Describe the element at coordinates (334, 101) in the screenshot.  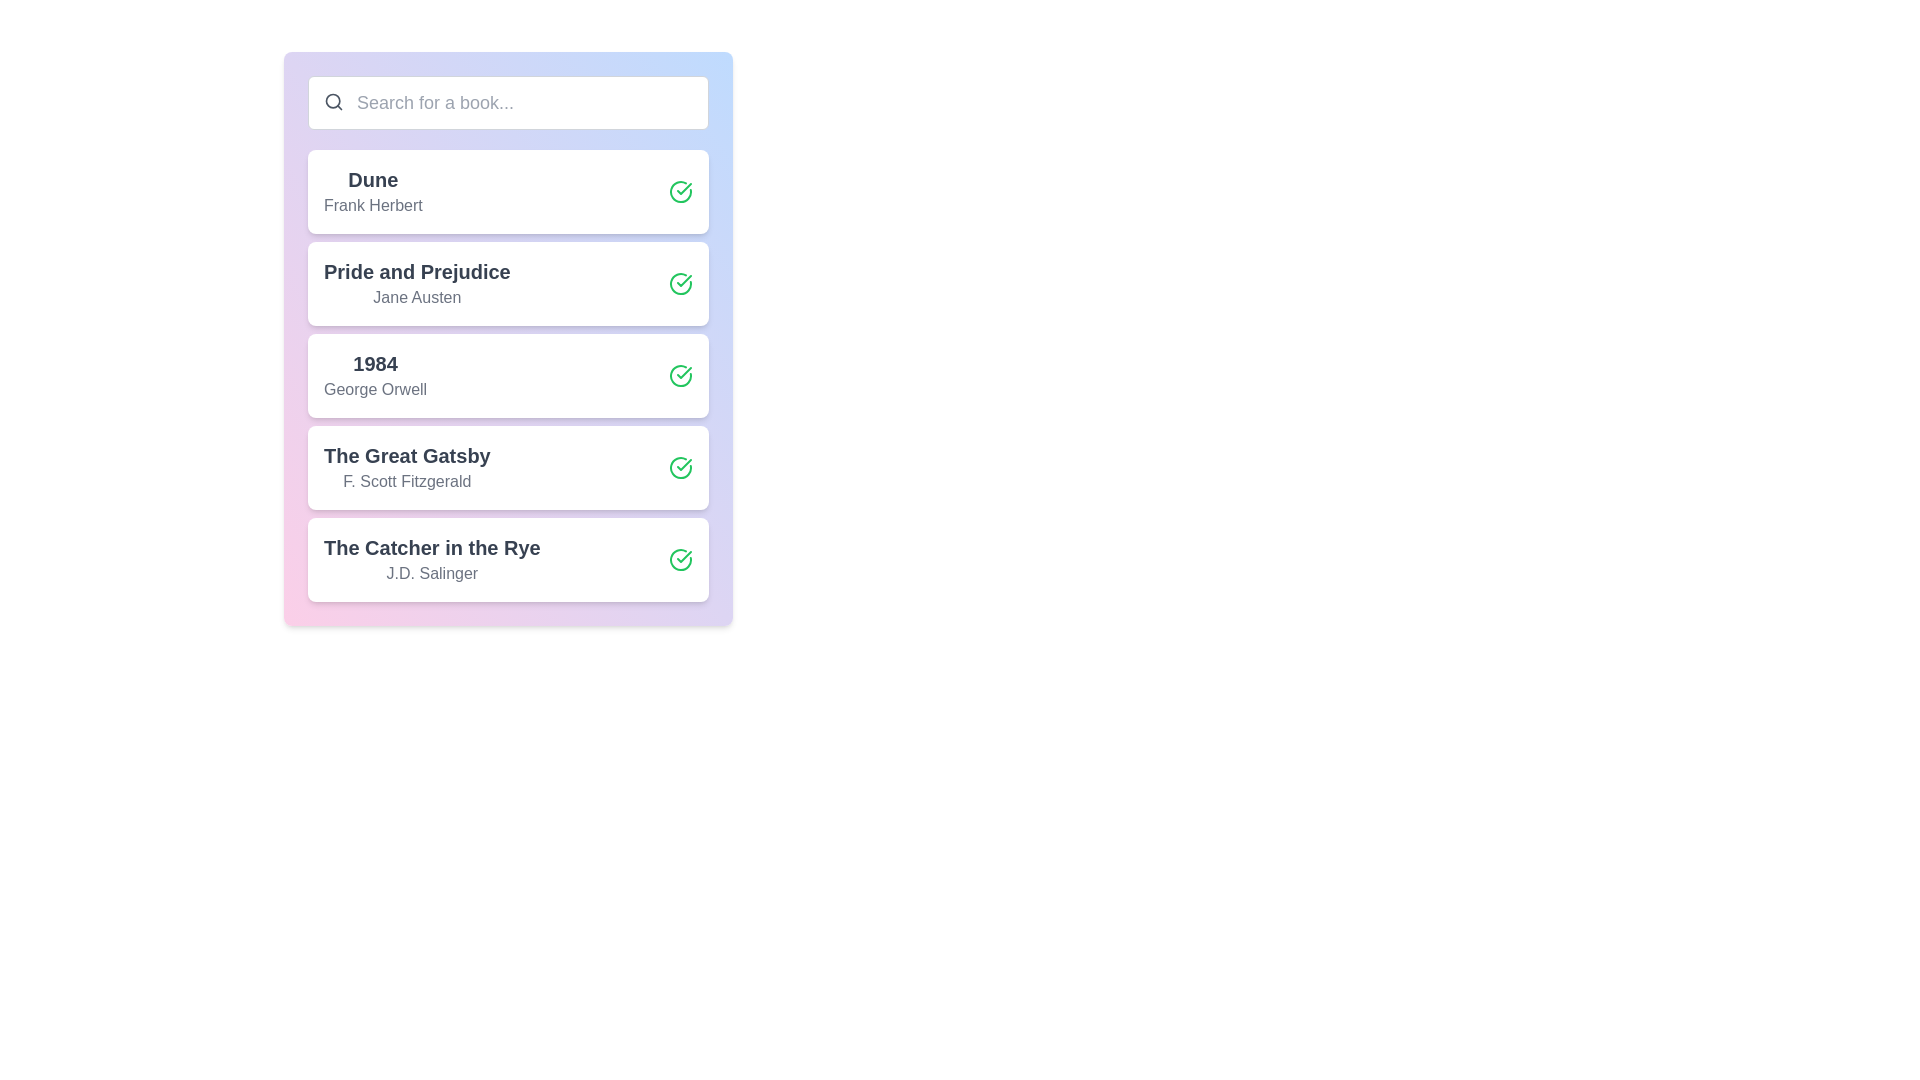
I see `the search icon located at the far left edge of the search input field, which serves as a visual indicator for search functionality` at that location.